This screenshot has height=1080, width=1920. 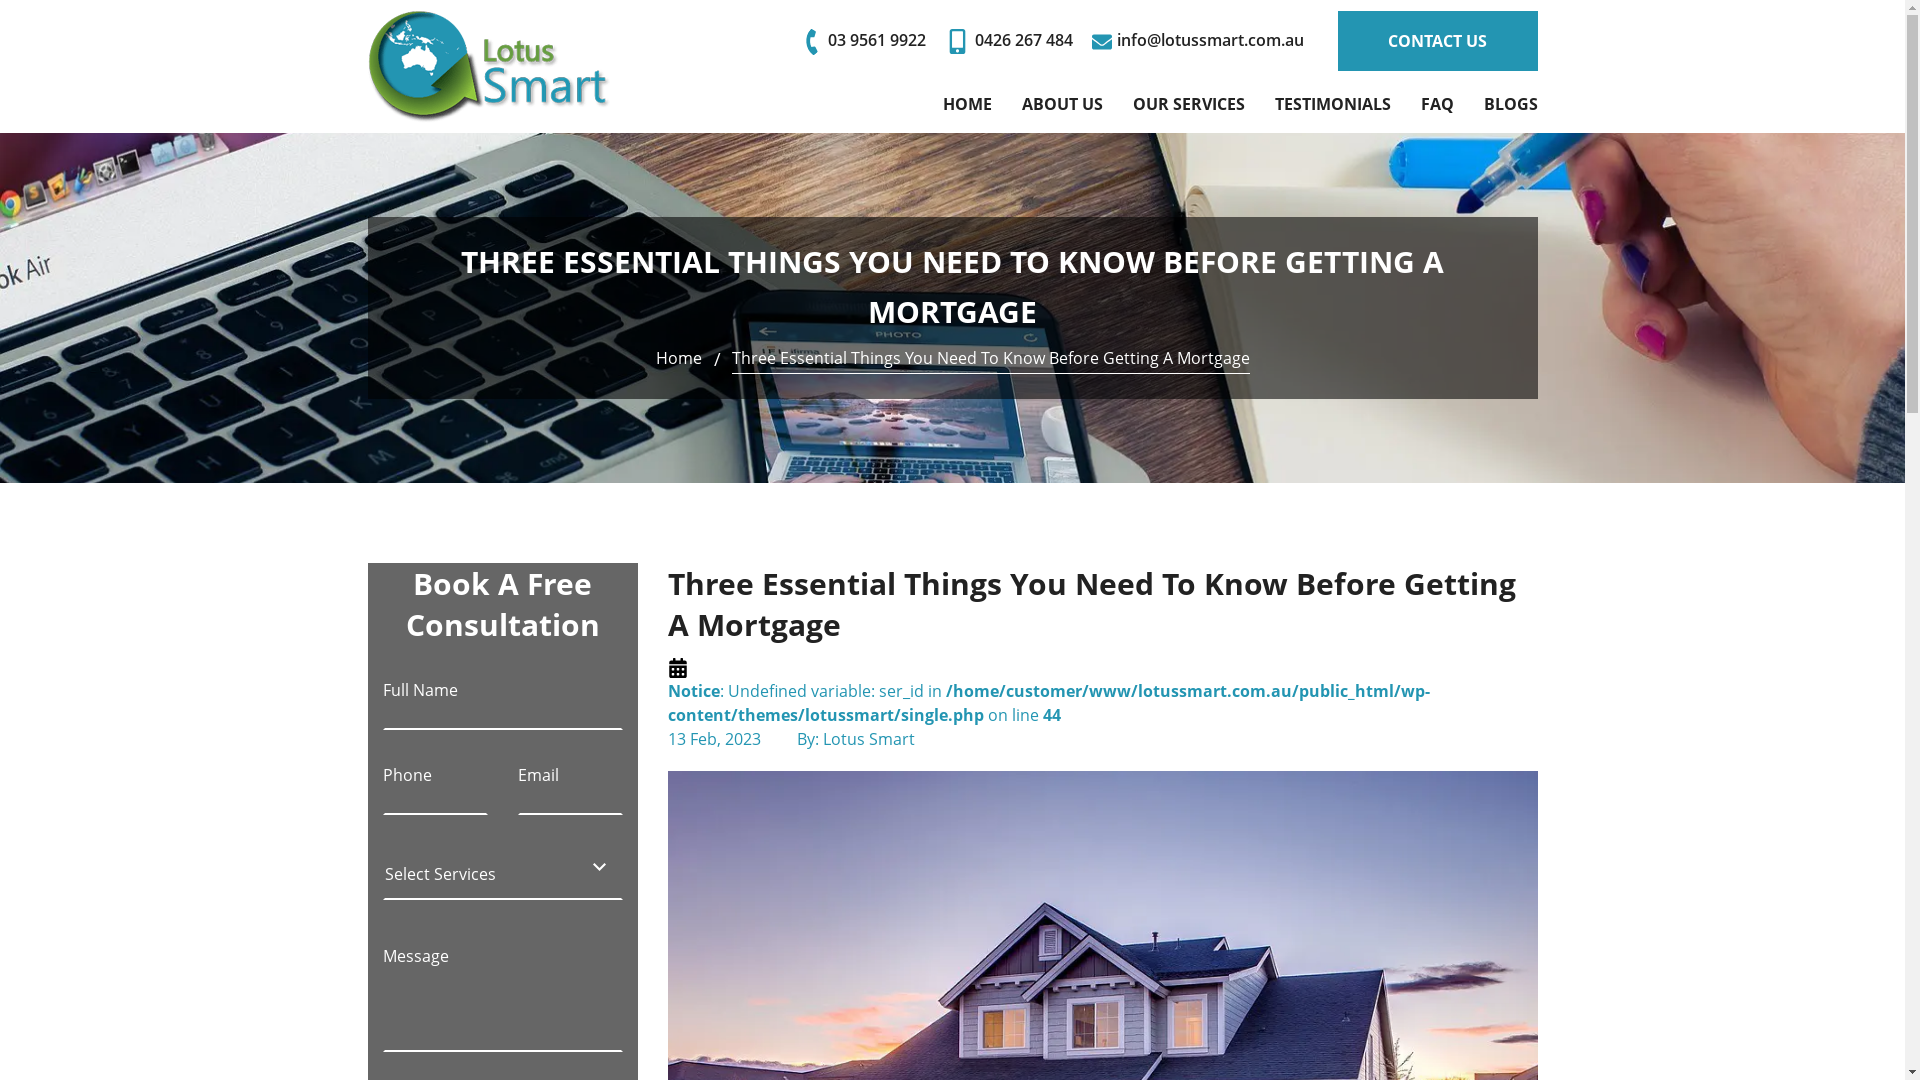 What do you see at coordinates (1198, 39) in the screenshot?
I see `'info@lotussmart.com.au'` at bounding box center [1198, 39].